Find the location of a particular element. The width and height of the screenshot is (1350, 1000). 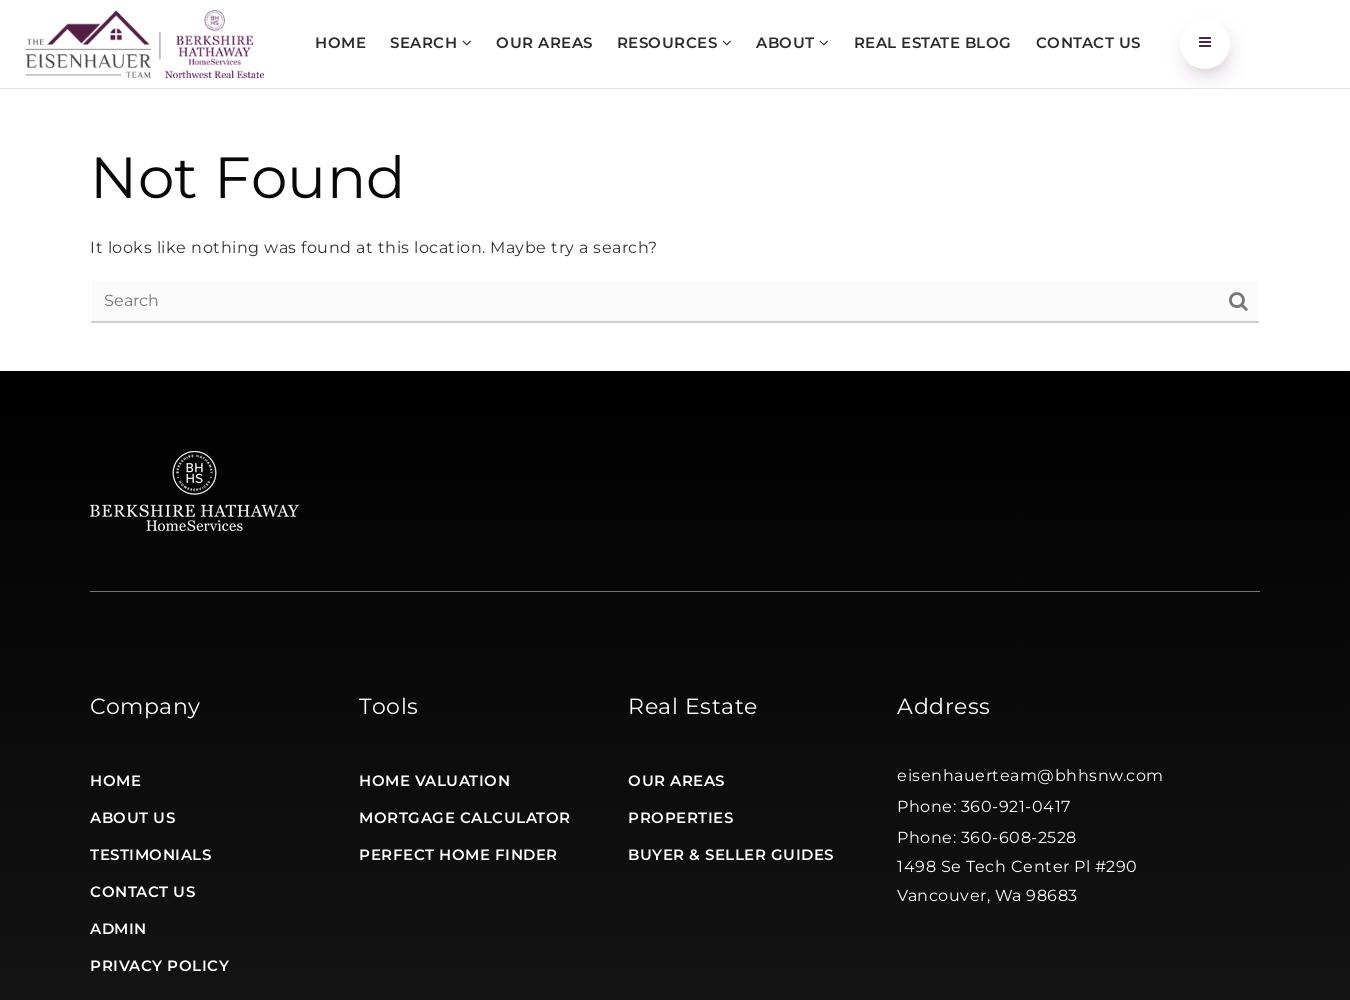

'Mortgage Calculator' is located at coordinates (463, 816).